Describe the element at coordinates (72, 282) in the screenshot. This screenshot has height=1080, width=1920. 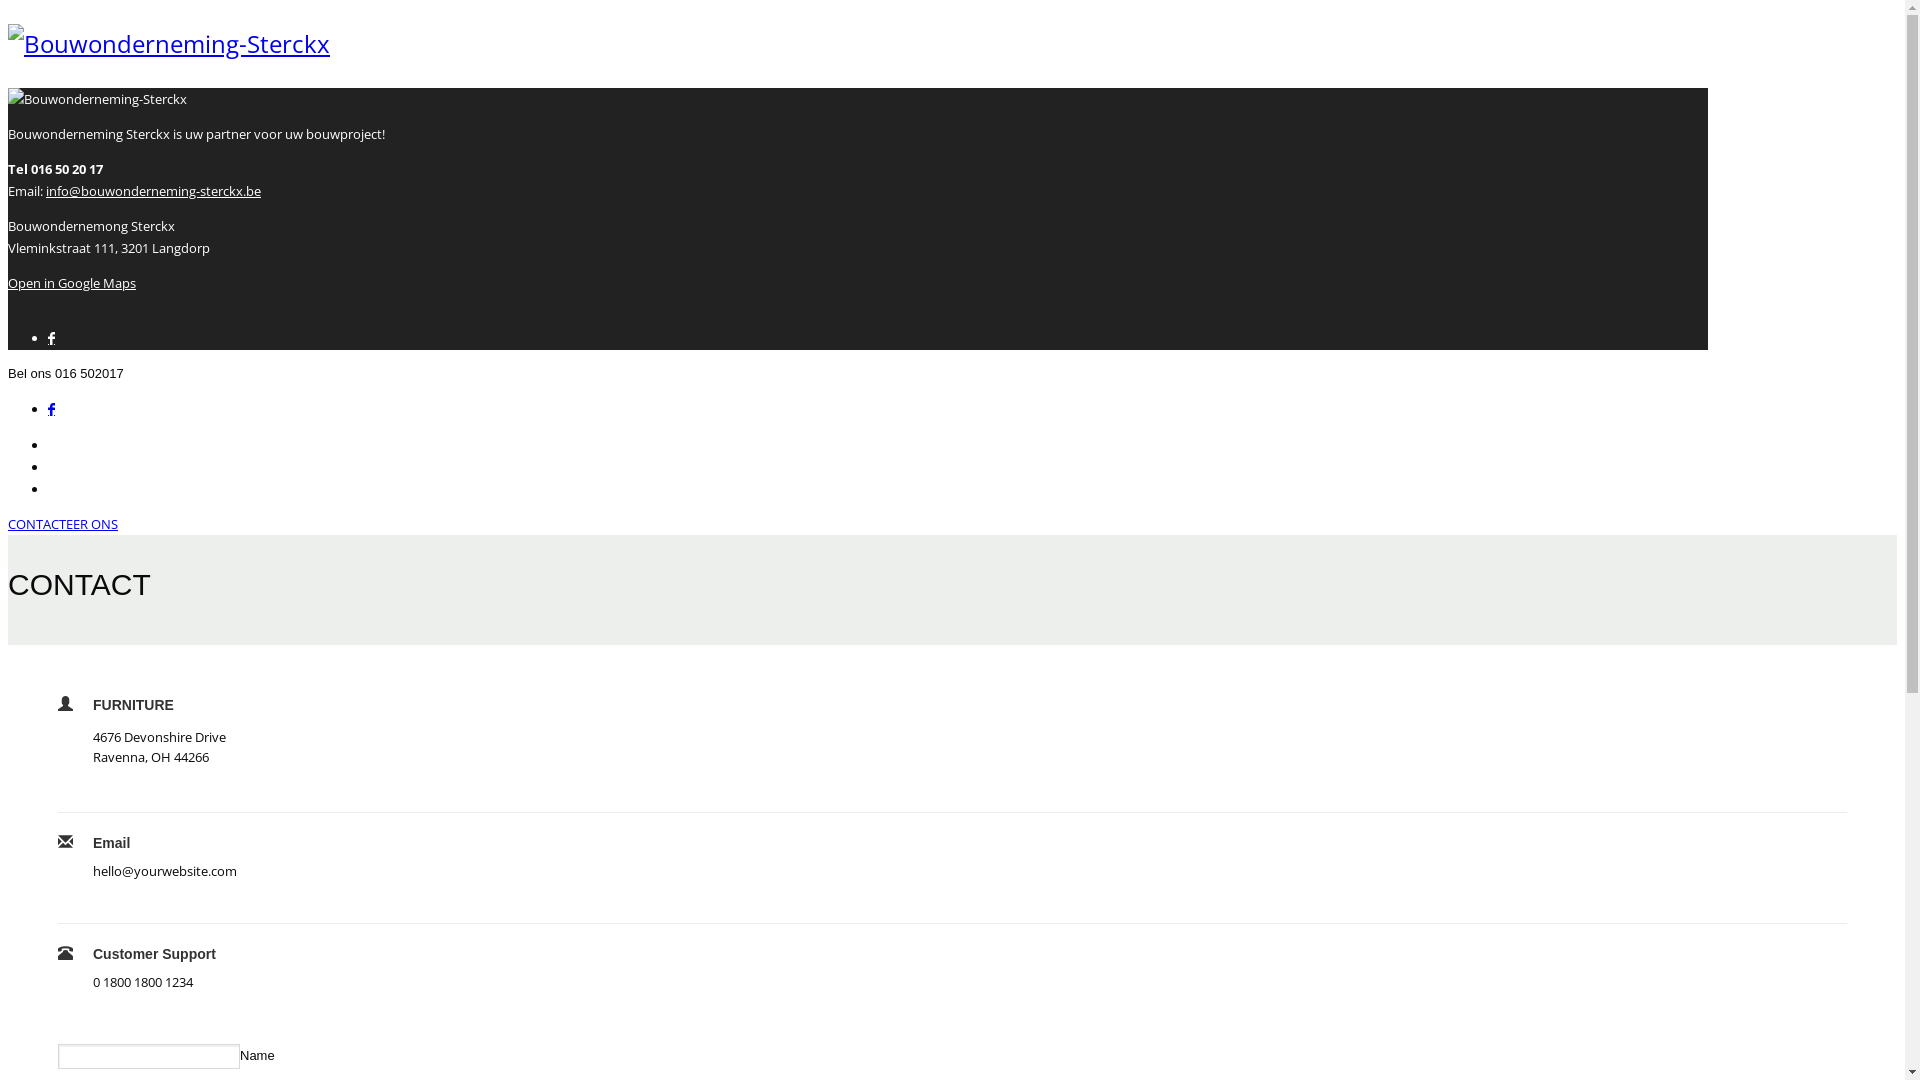
I see `'Open in Google Maps'` at that location.